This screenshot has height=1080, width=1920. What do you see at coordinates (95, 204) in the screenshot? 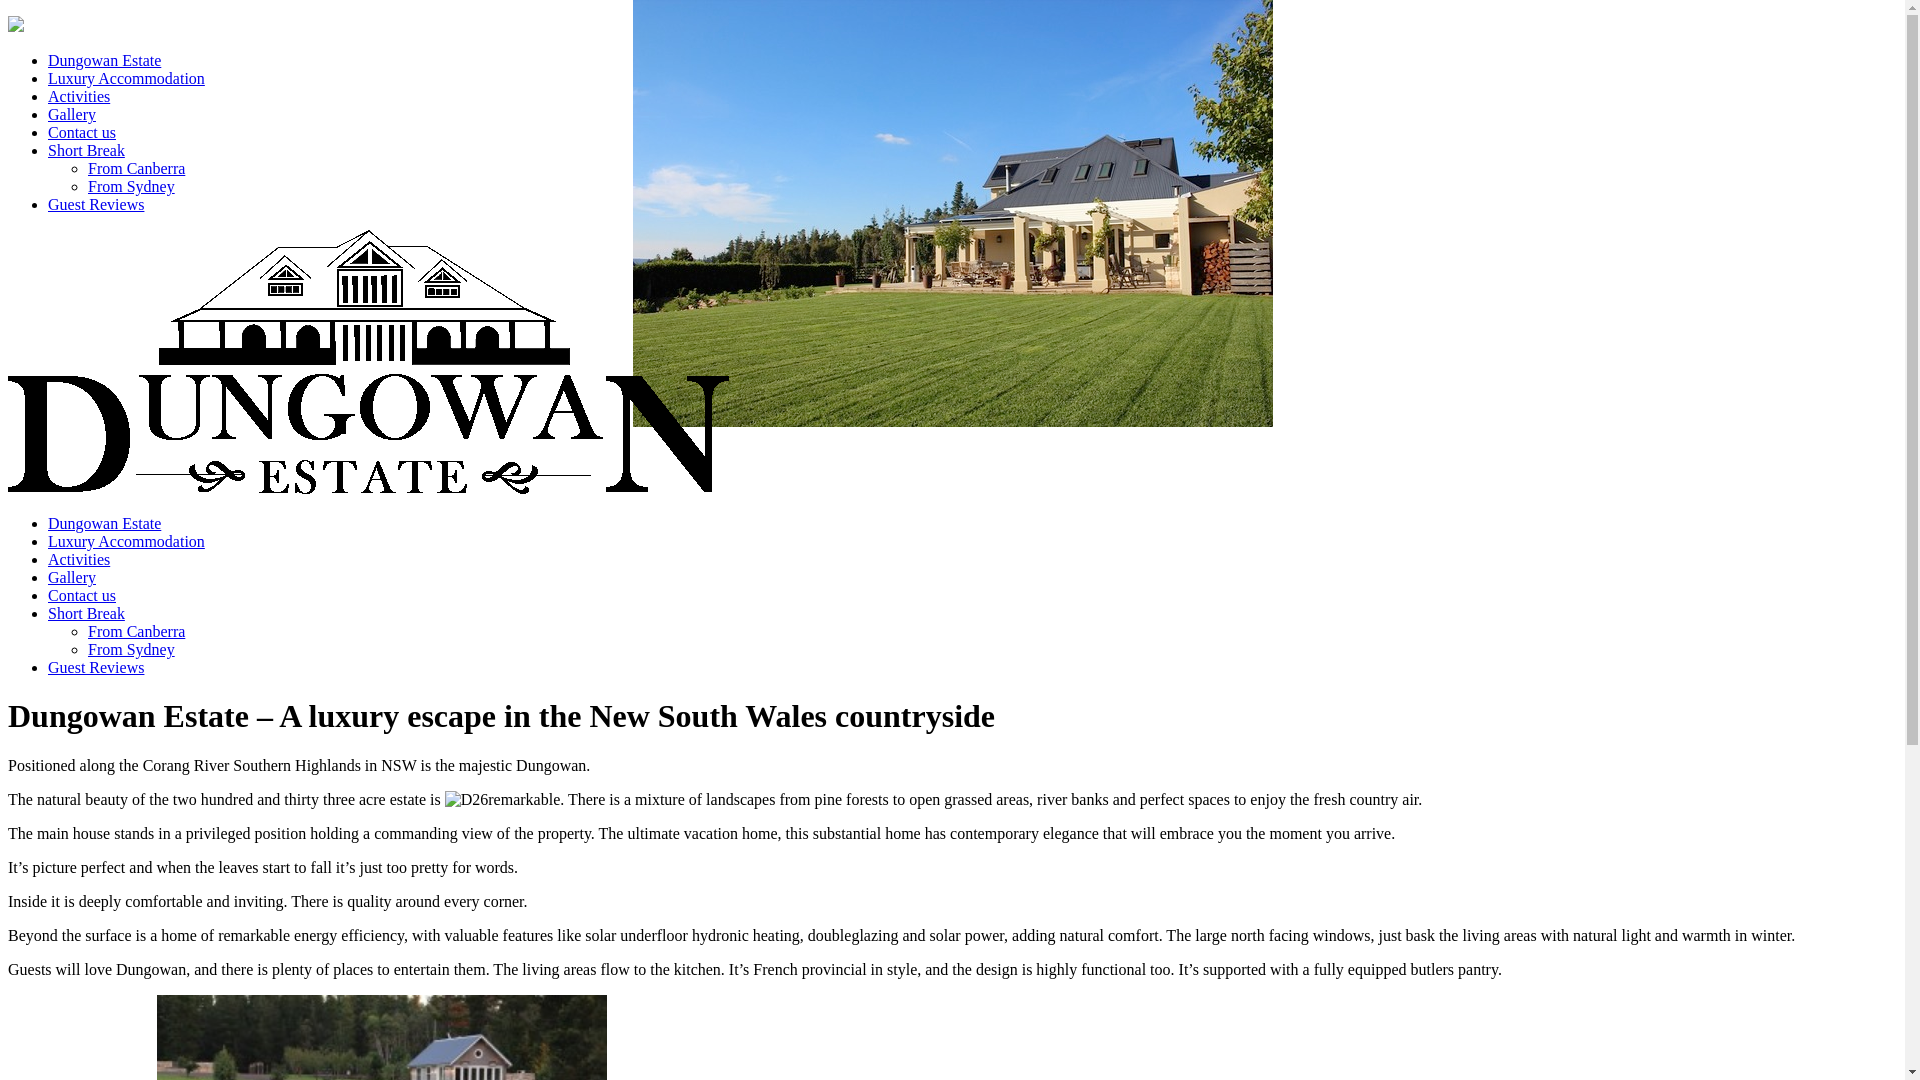
I see `'Guest Reviews'` at bounding box center [95, 204].